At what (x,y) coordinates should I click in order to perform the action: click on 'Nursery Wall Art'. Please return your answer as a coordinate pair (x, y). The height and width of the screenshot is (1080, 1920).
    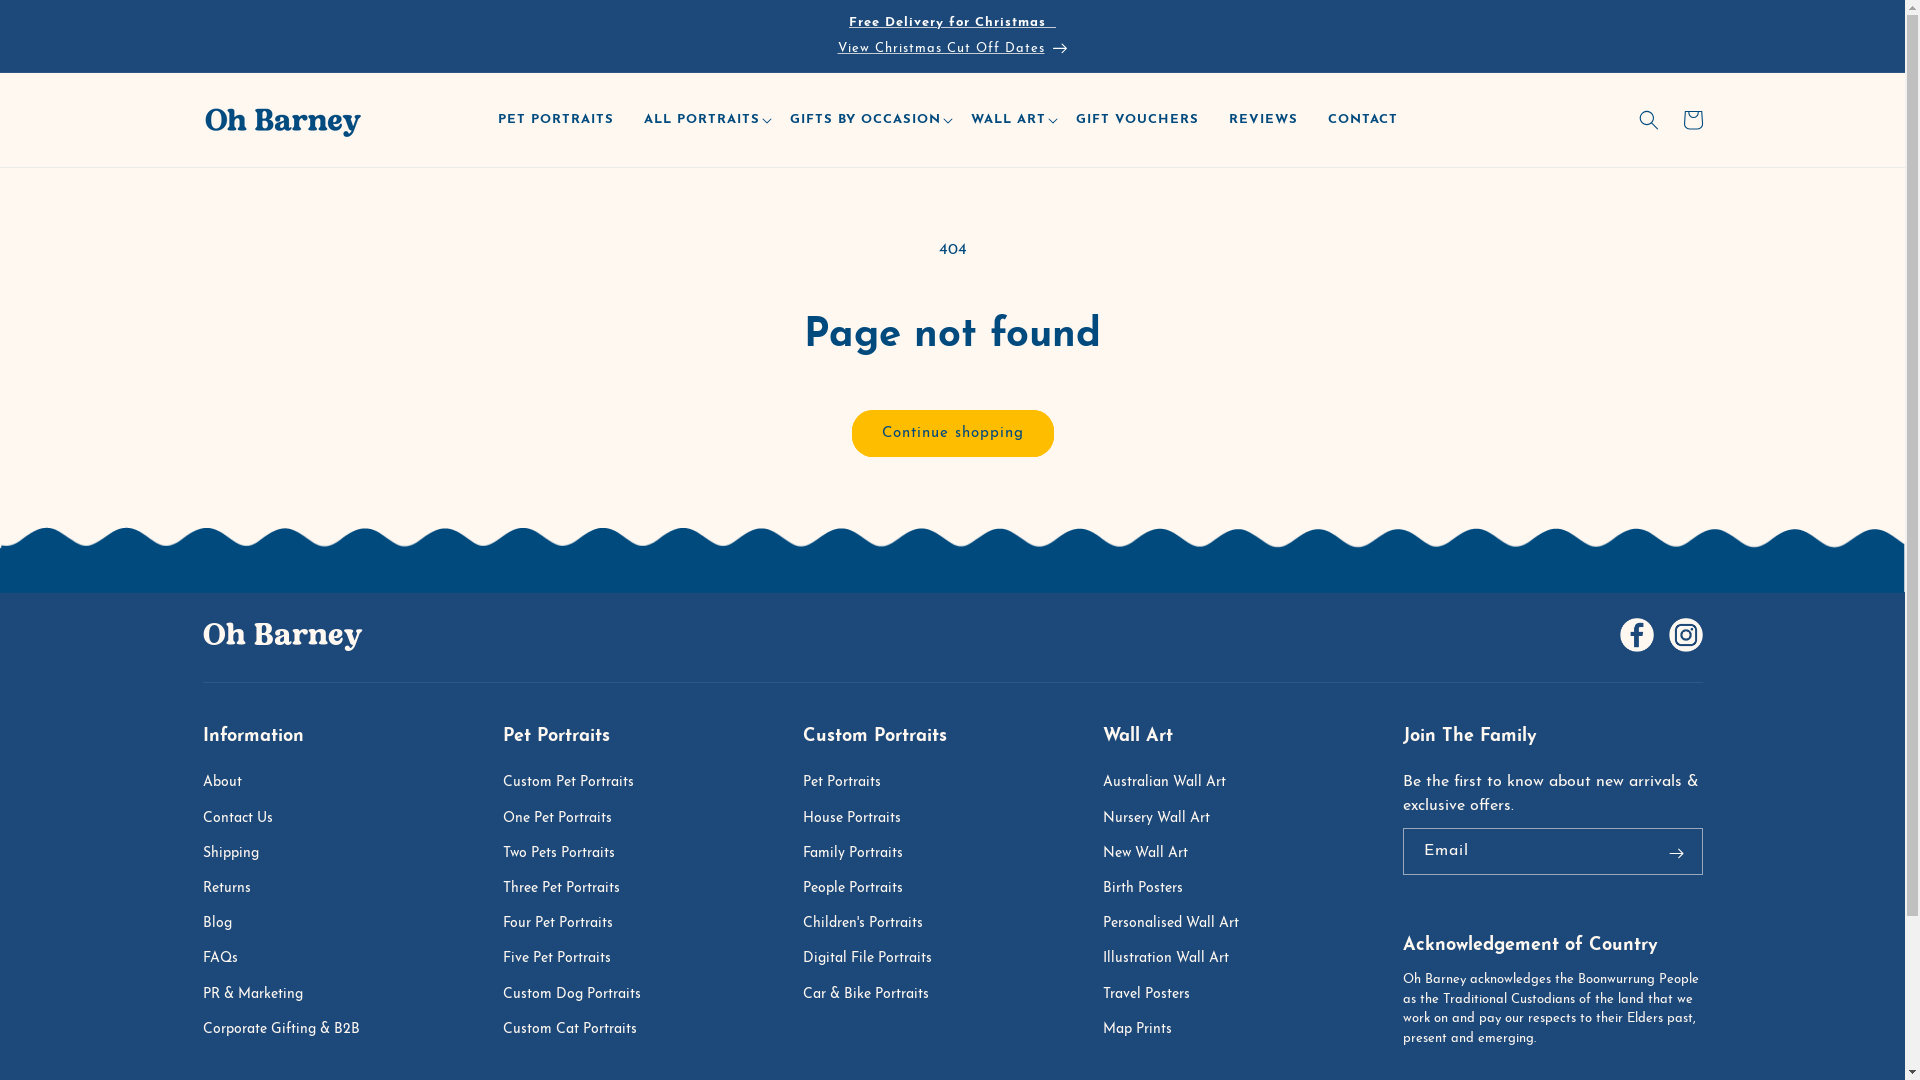
    Looking at the image, I should click on (1165, 818).